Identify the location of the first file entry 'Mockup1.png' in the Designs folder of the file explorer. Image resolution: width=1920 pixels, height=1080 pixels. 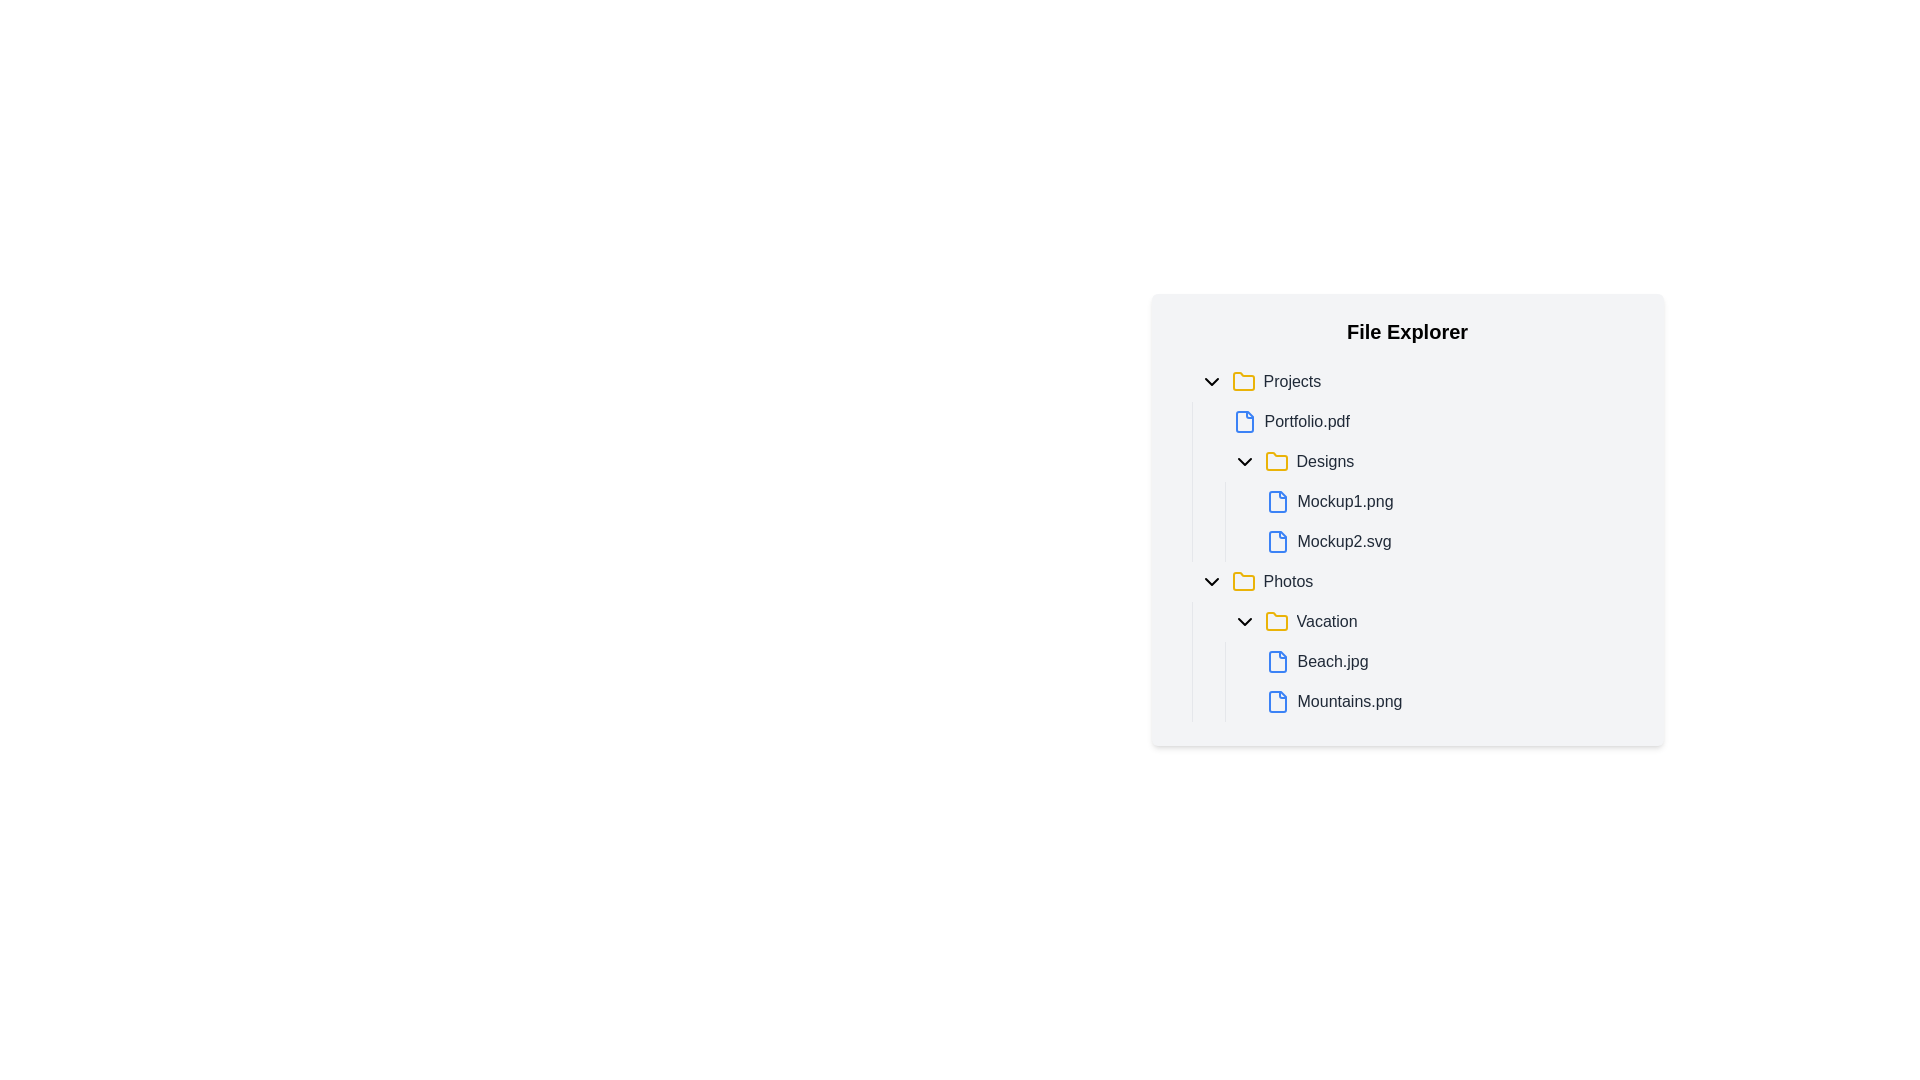
(1448, 500).